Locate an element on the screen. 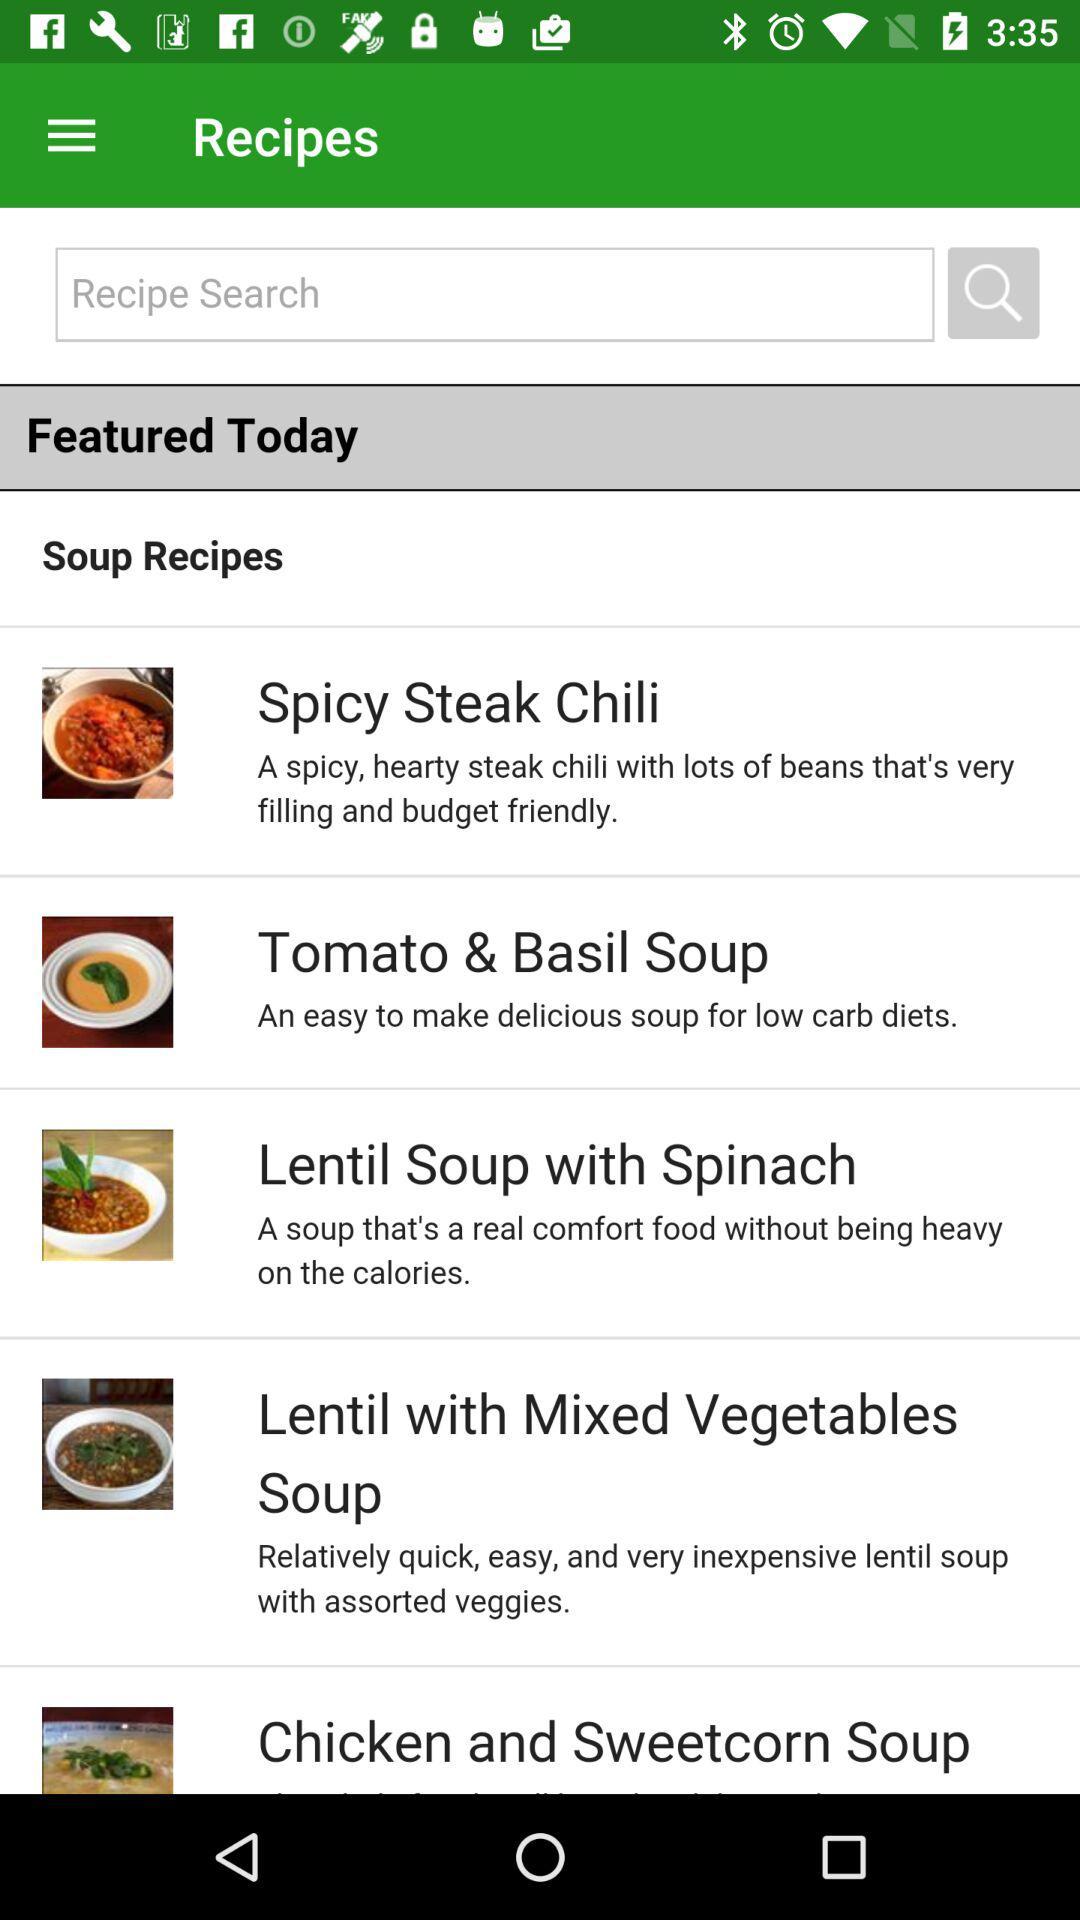 The image size is (1080, 1920). recipe page is located at coordinates (540, 1000).